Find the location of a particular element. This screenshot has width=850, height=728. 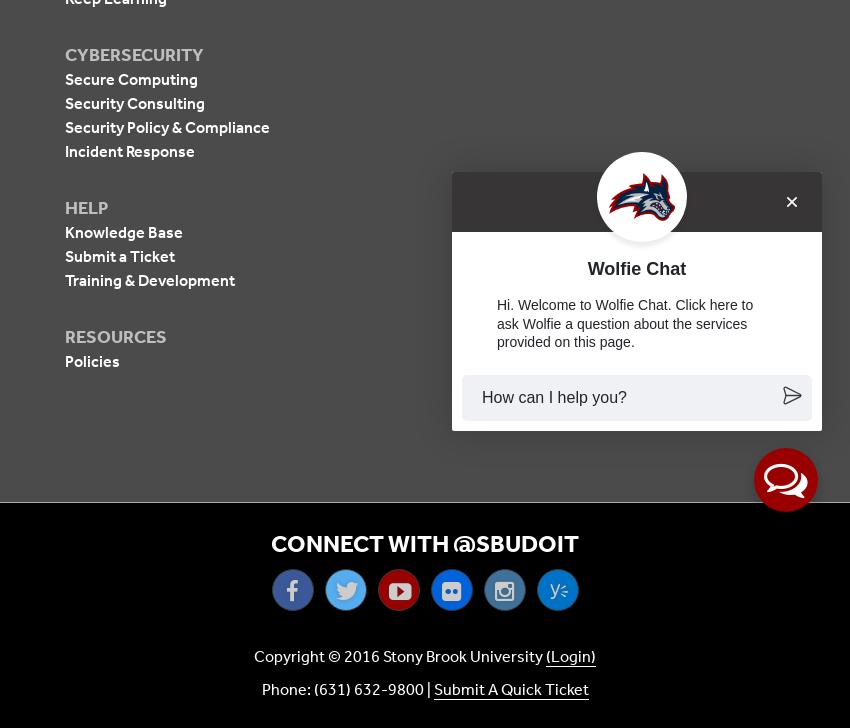

'Copyright © 2016 Stony Brook University' is located at coordinates (400, 655).